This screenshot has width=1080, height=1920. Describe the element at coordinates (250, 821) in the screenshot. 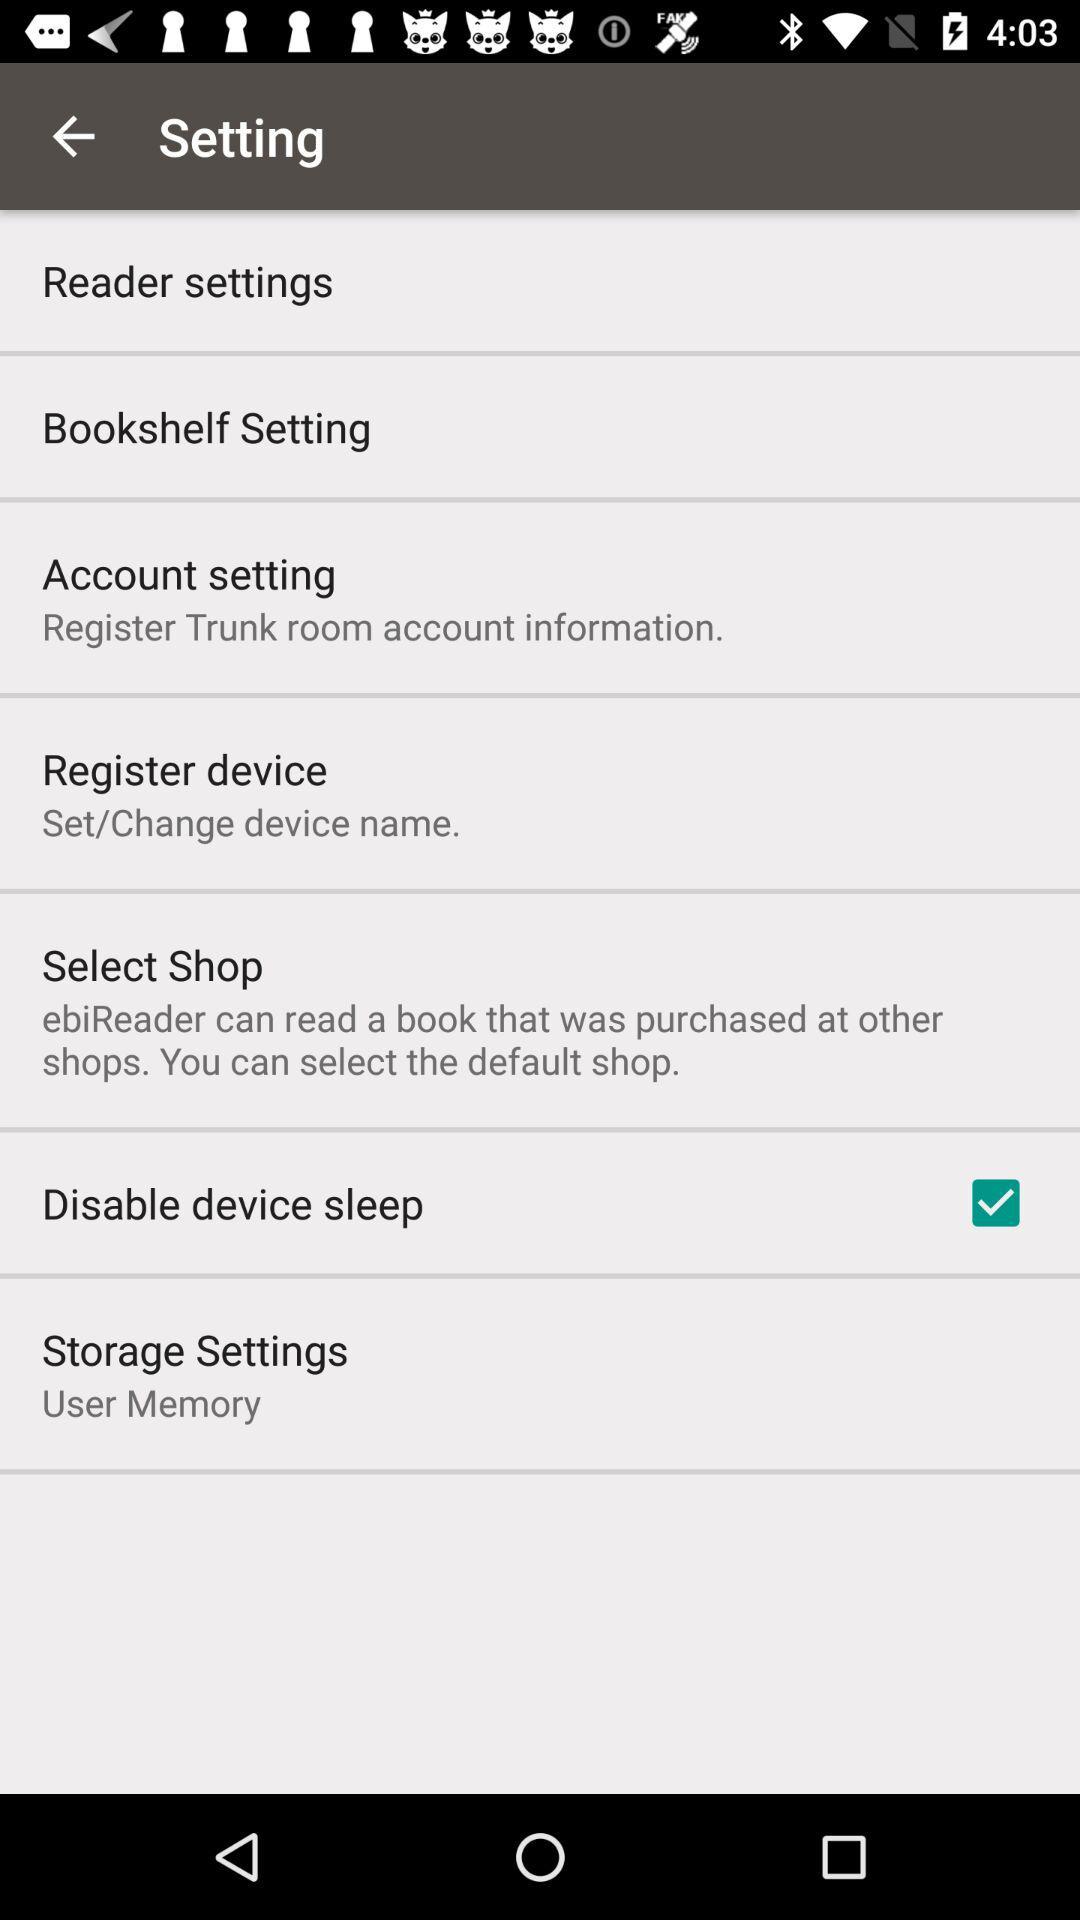

I see `item below register device icon` at that location.